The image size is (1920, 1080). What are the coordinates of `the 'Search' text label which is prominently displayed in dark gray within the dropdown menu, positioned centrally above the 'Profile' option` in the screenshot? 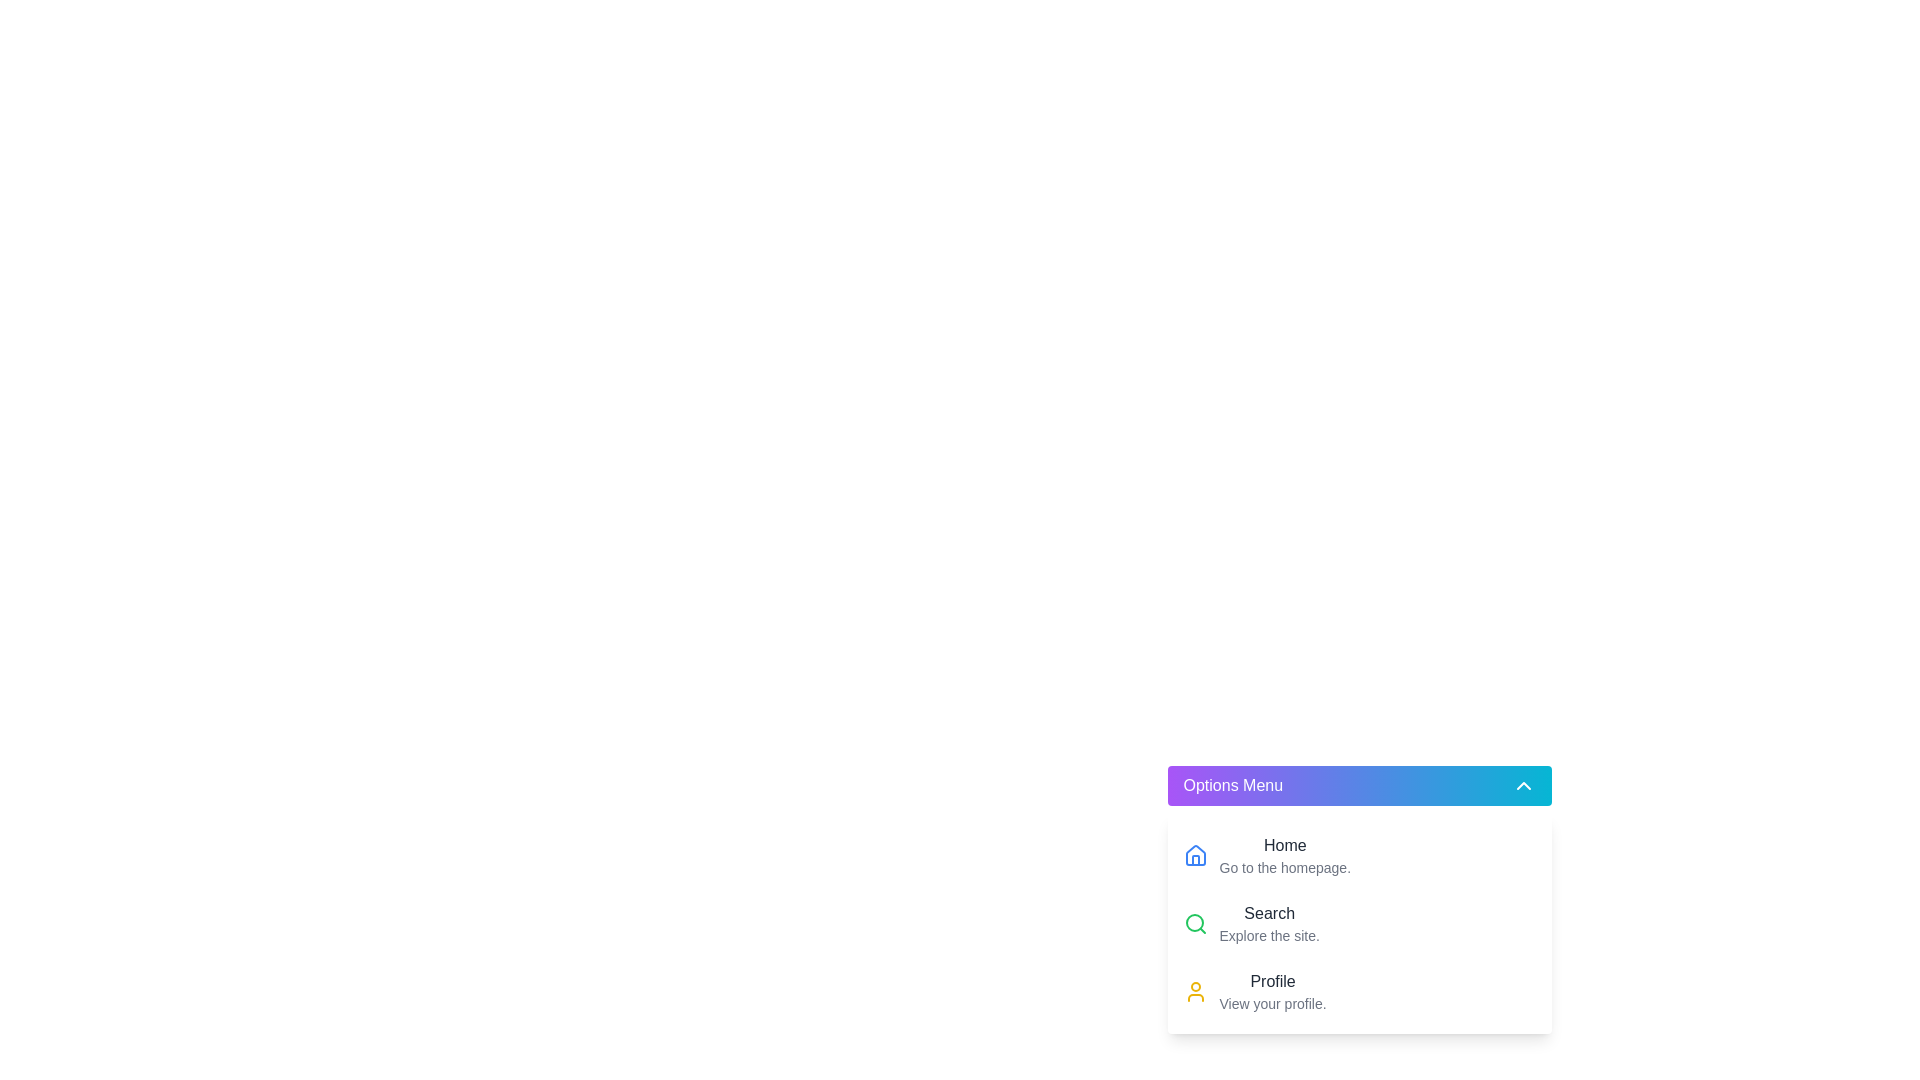 It's located at (1268, 914).